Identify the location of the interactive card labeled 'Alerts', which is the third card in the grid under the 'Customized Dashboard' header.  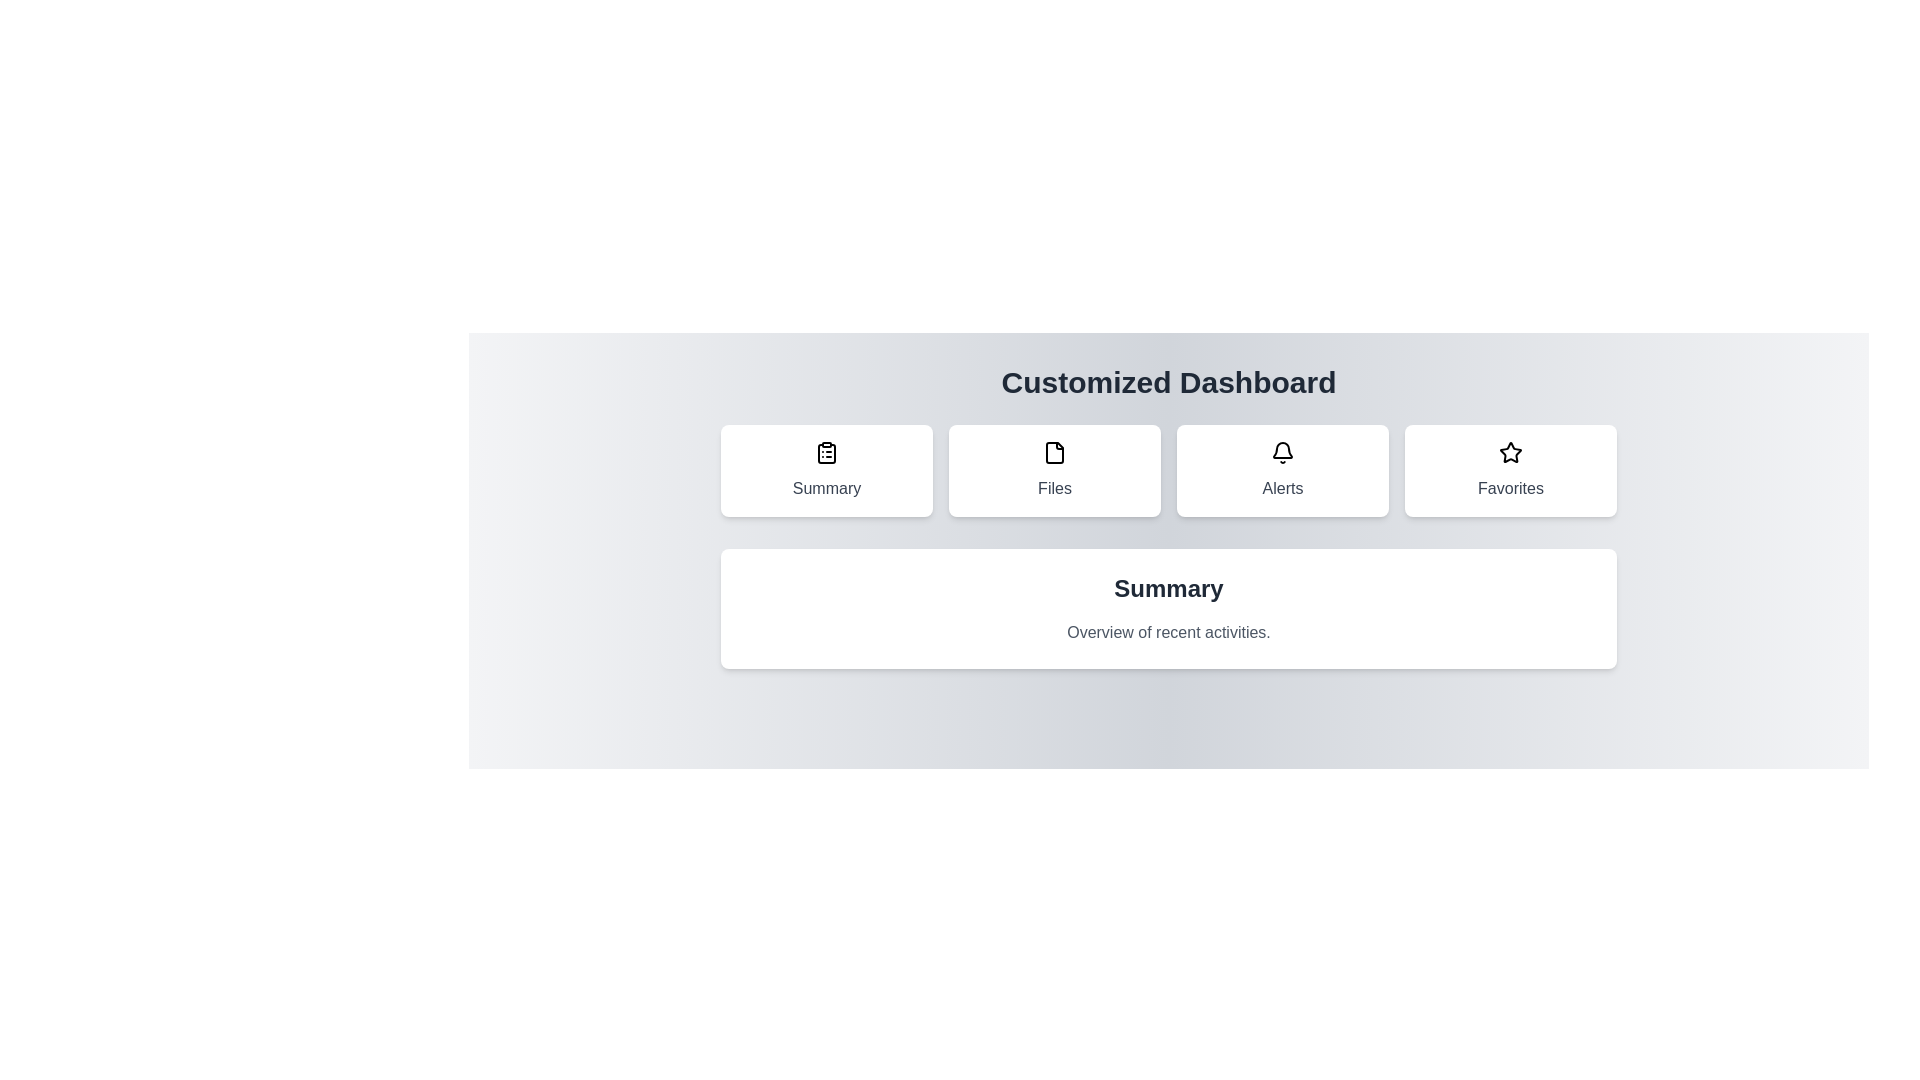
(1282, 470).